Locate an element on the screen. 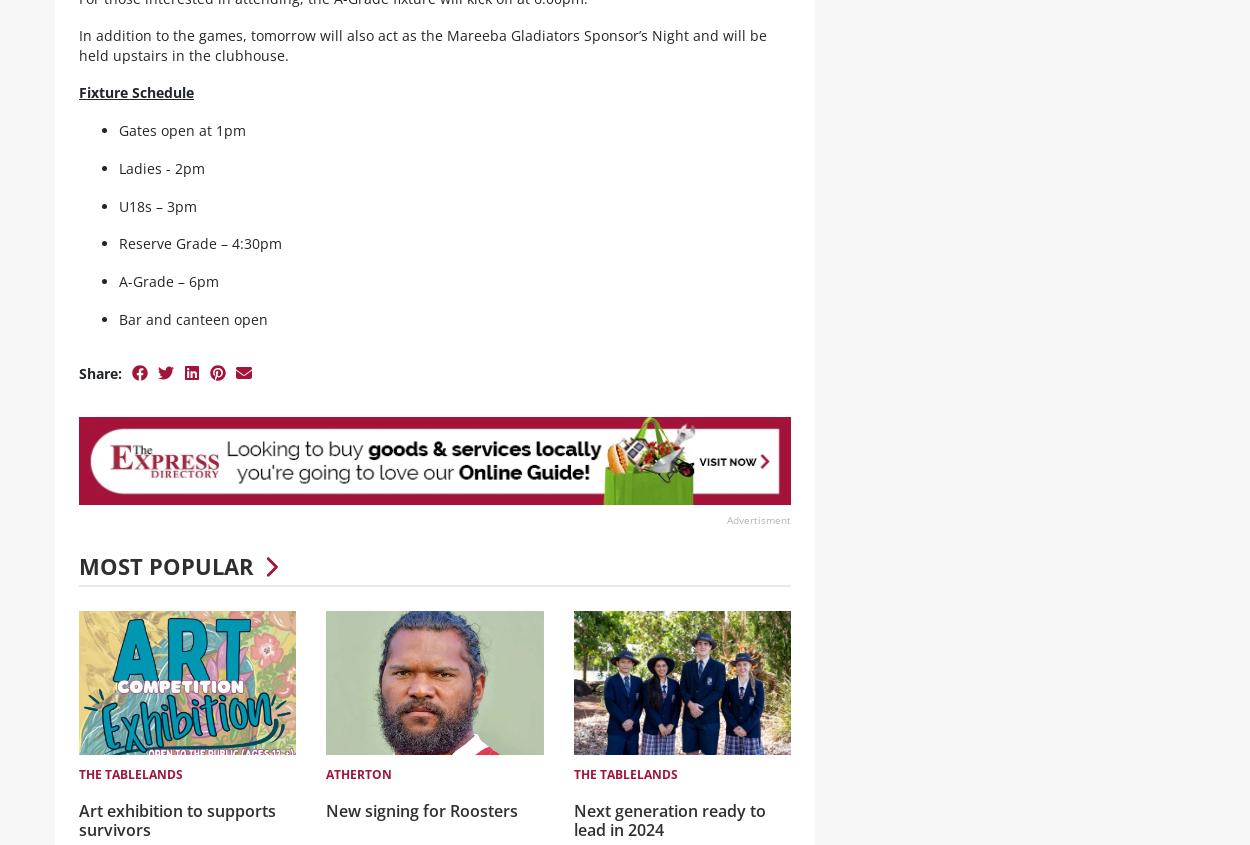 The image size is (1250, 845). 'New signing for Roosters' is located at coordinates (422, 825).